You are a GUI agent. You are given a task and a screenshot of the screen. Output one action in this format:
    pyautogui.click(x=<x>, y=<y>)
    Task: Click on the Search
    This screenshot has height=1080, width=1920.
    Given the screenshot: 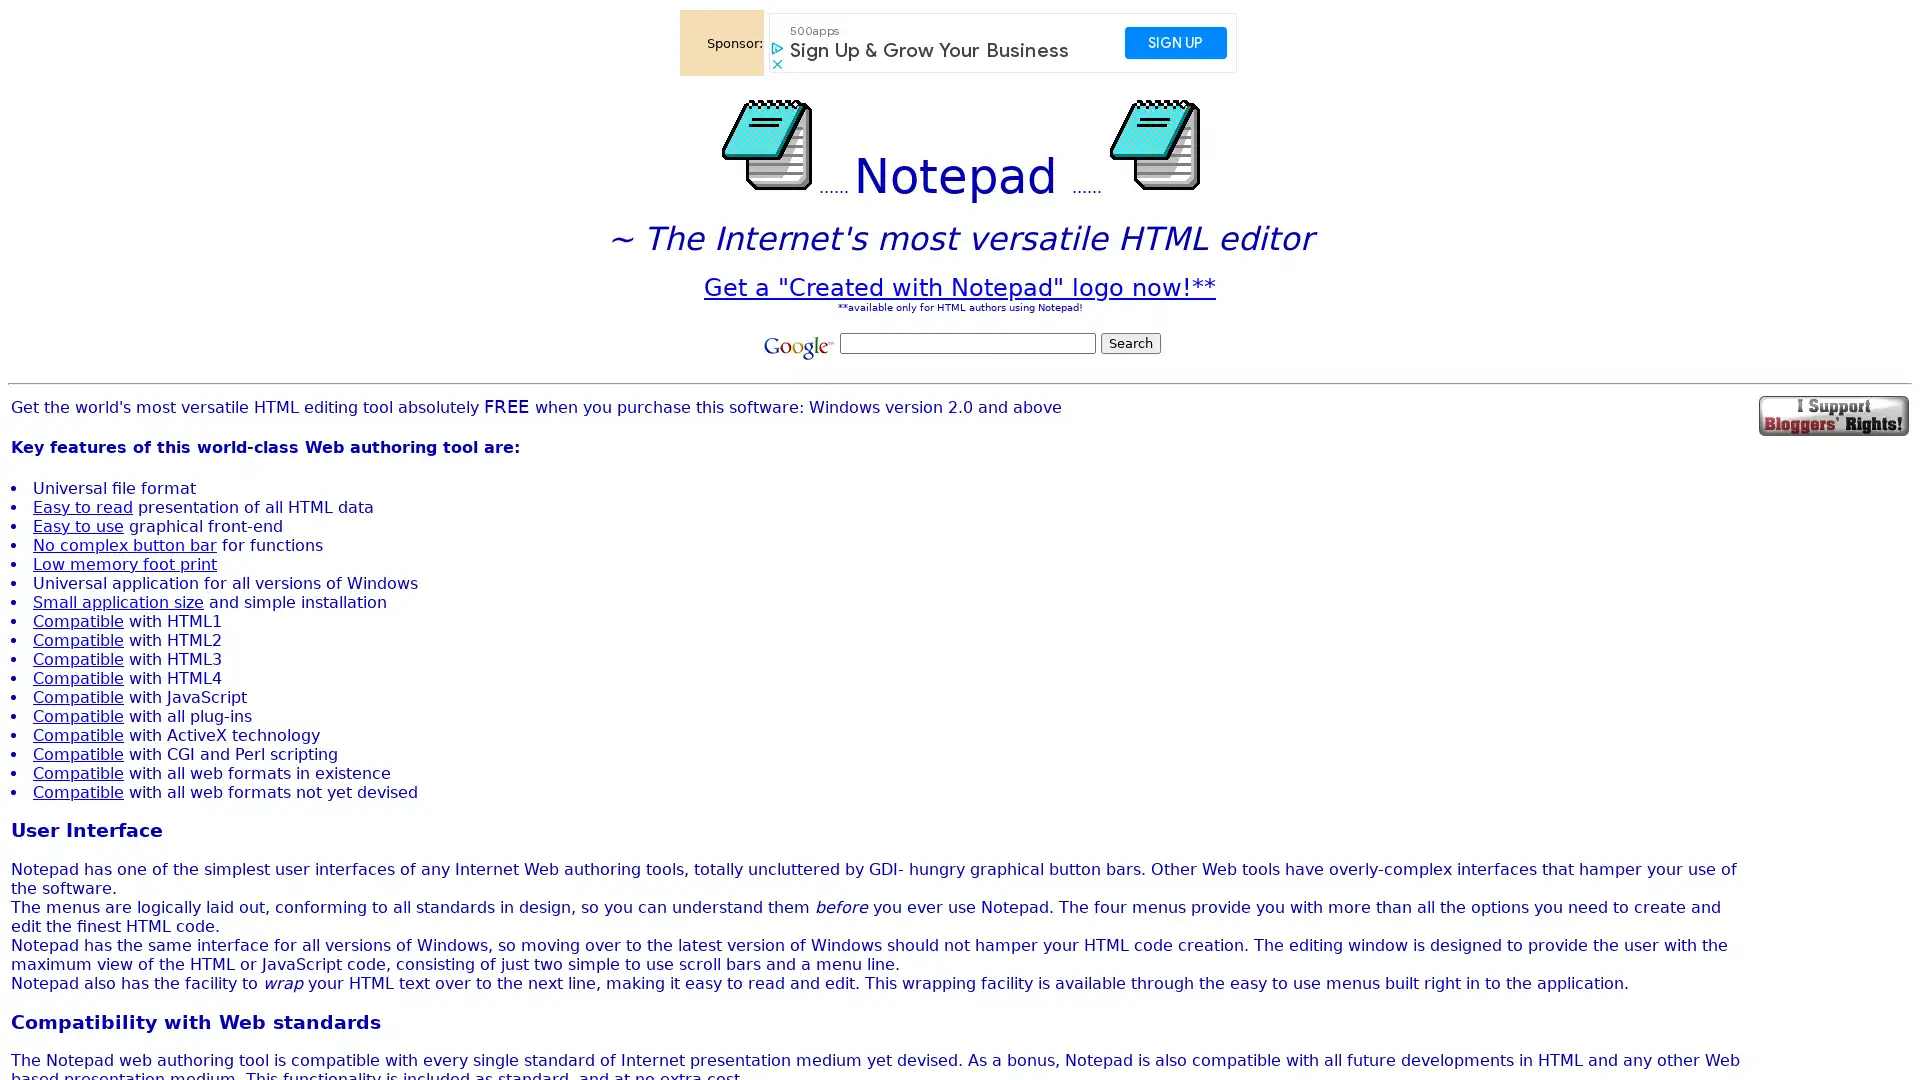 What is the action you would take?
    pyautogui.click(x=1129, y=342)
    